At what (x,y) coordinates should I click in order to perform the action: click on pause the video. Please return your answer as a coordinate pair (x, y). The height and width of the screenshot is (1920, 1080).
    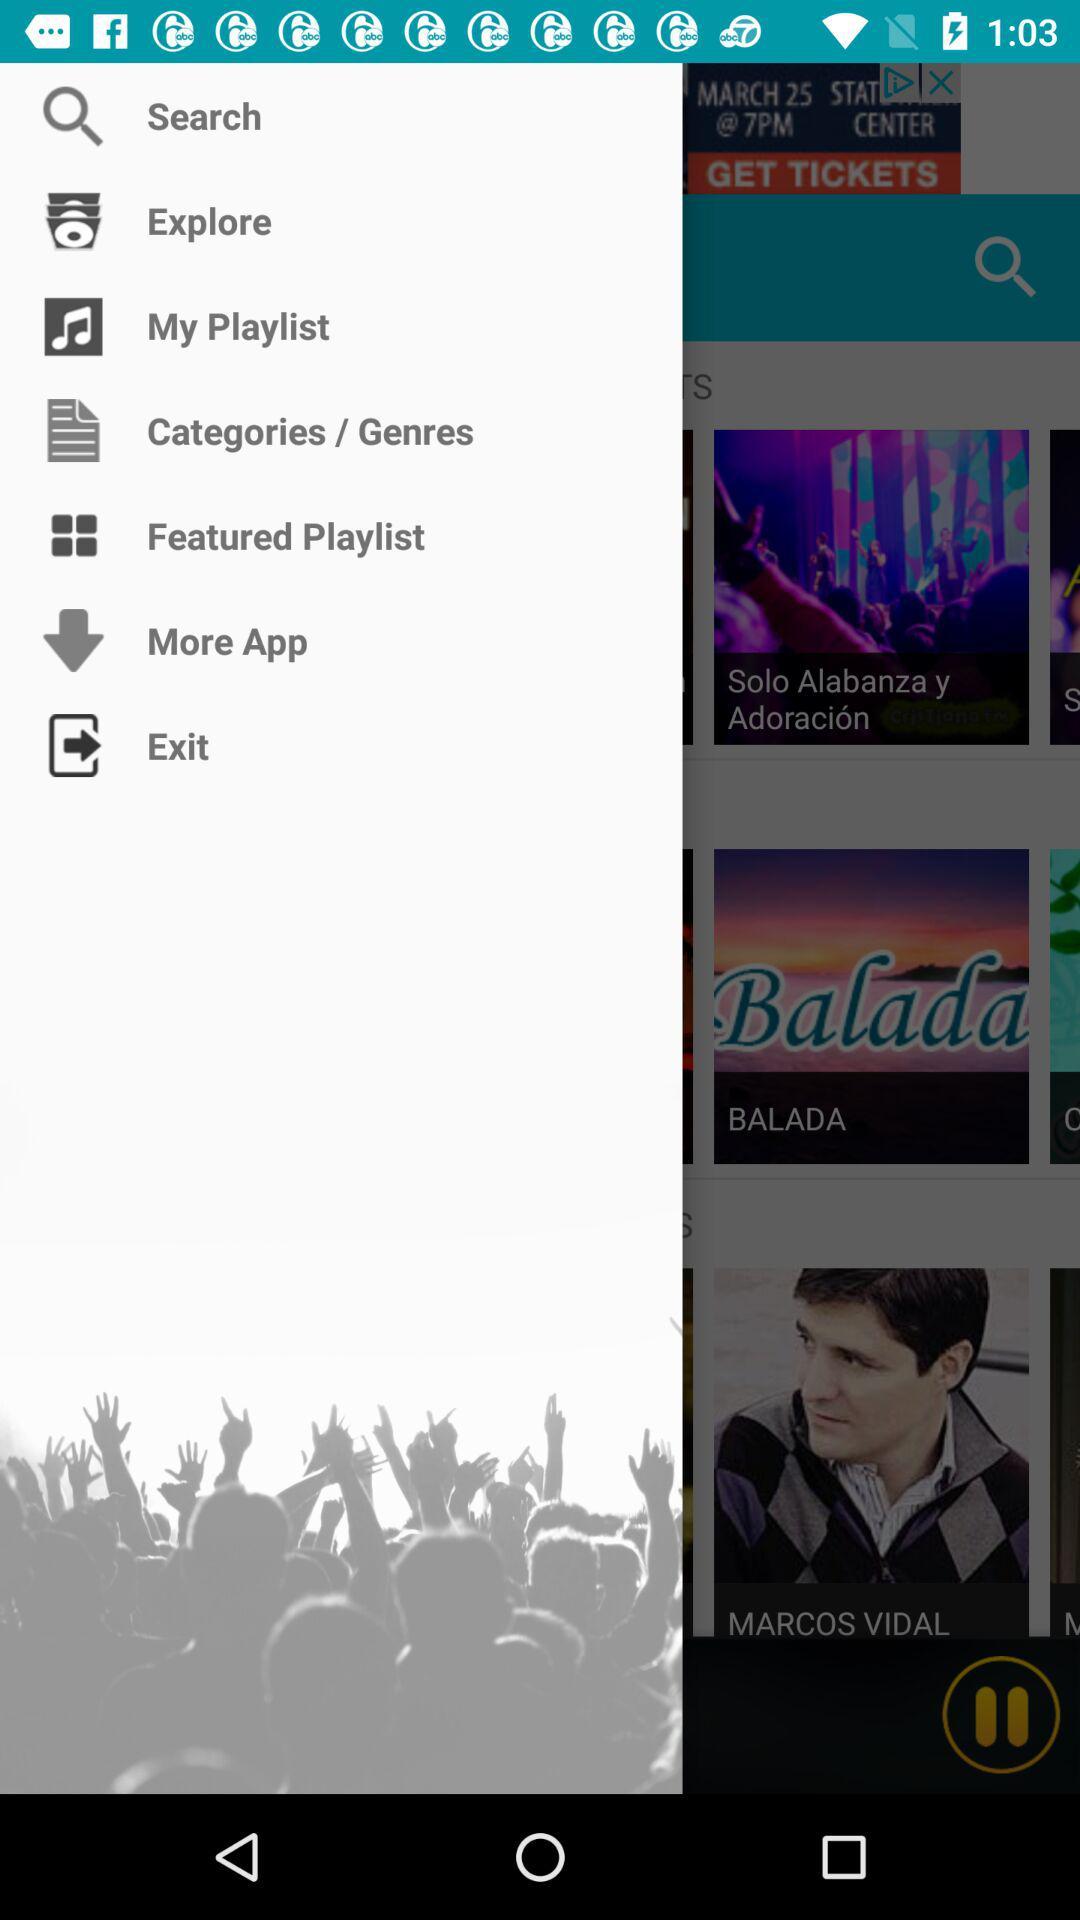
    Looking at the image, I should click on (1001, 1714).